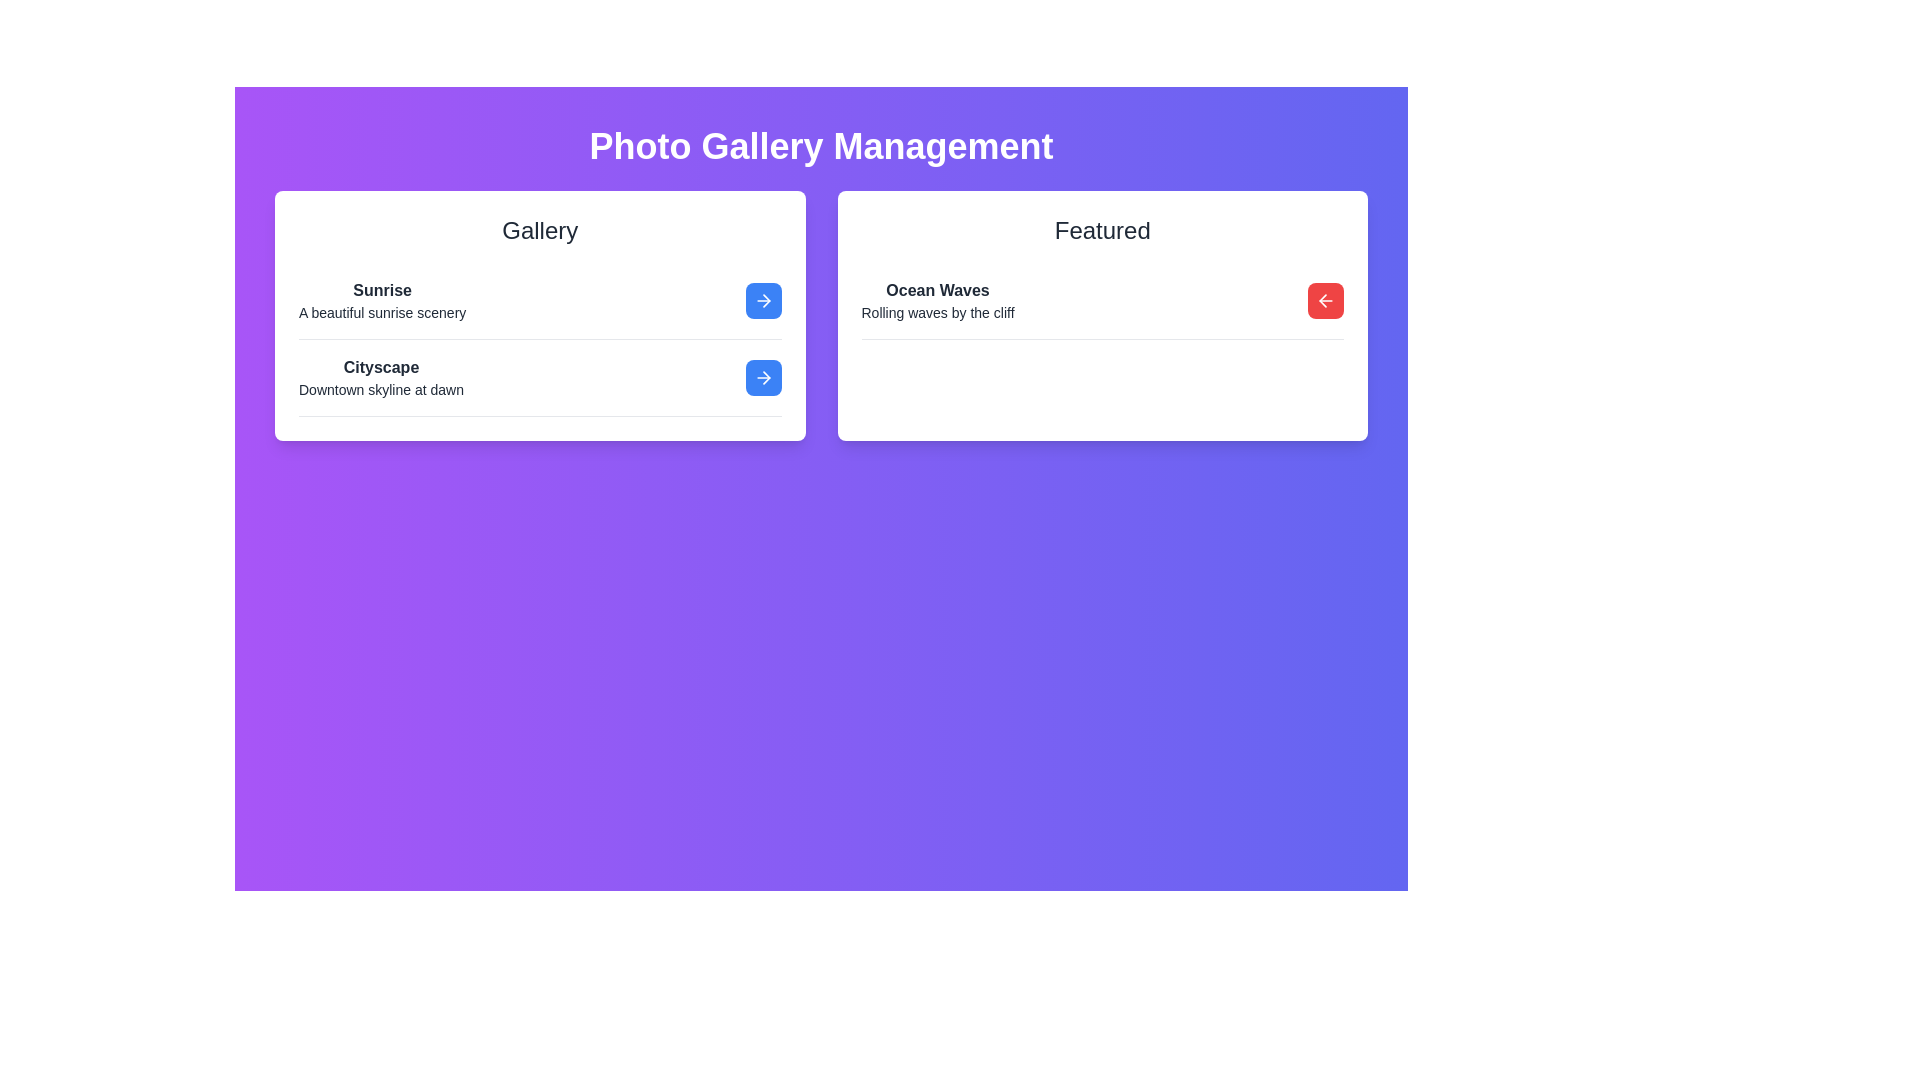 This screenshot has height=1080, width=1920. Describe the element at coordinates (381, 367) in the screenshot. I see `the Text label in the 'Gallery' section that serves as a category title for a gallery item, positioned beneath 'Sunrise' and above its descriptive text 'Downtown skyline at dawn'` at that location.